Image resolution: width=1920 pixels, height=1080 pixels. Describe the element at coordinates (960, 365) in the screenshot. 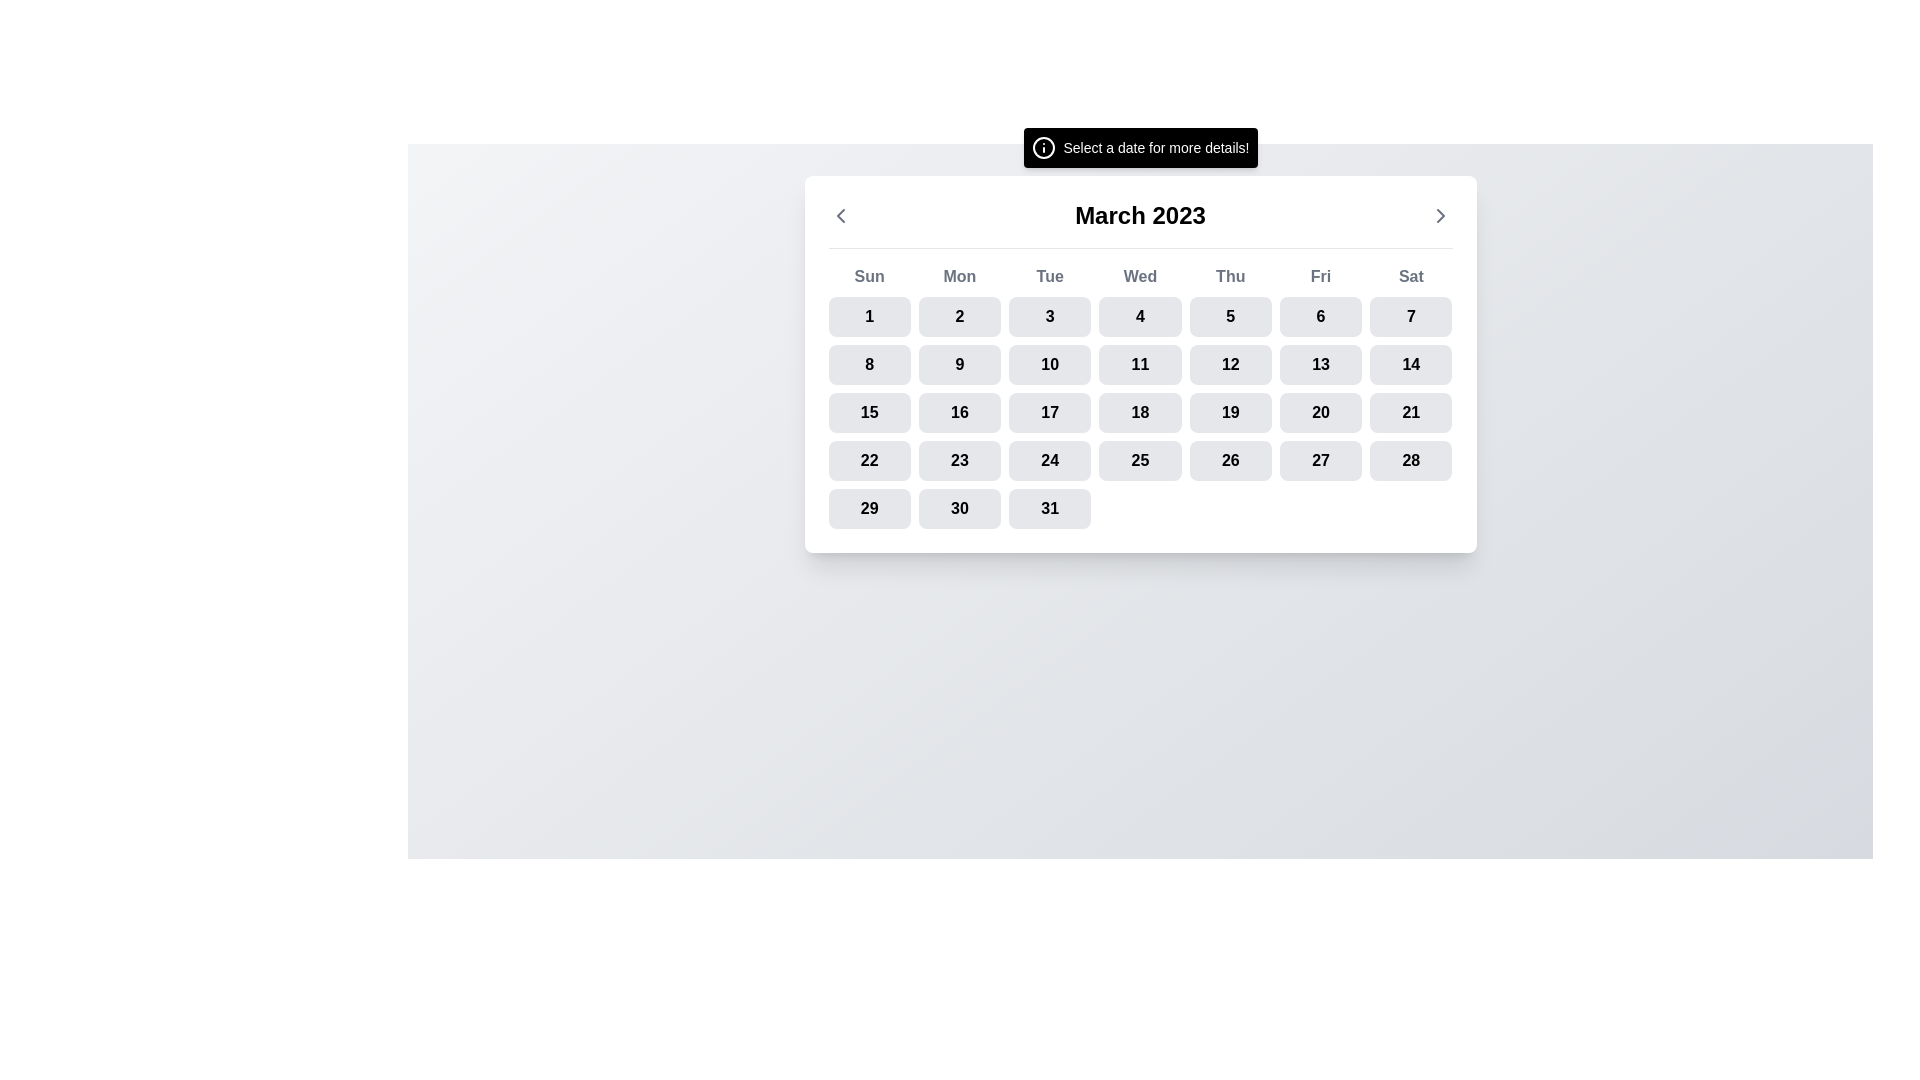

I see `the rectangular button displaying the number '9' in the calendar grid` at that location.